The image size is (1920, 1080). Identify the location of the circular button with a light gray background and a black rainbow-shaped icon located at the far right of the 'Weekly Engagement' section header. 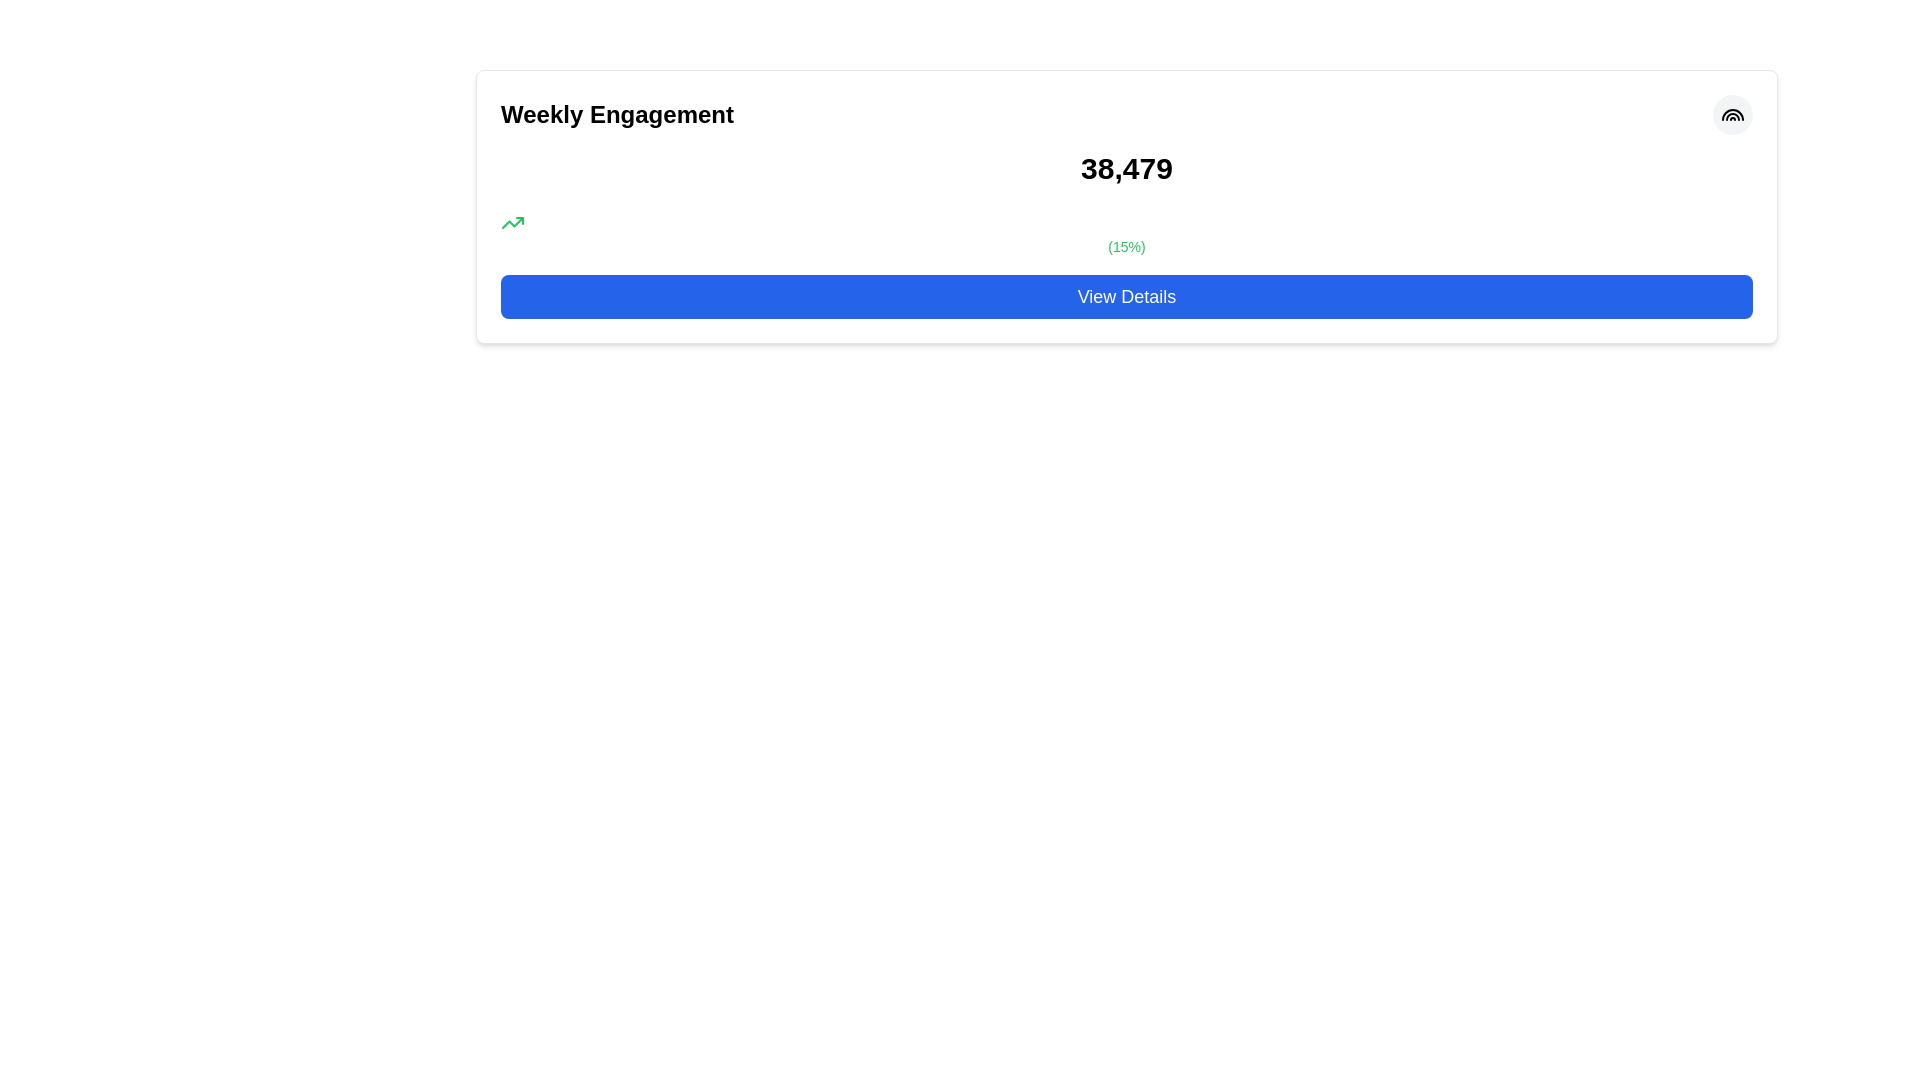
(1731, 115).